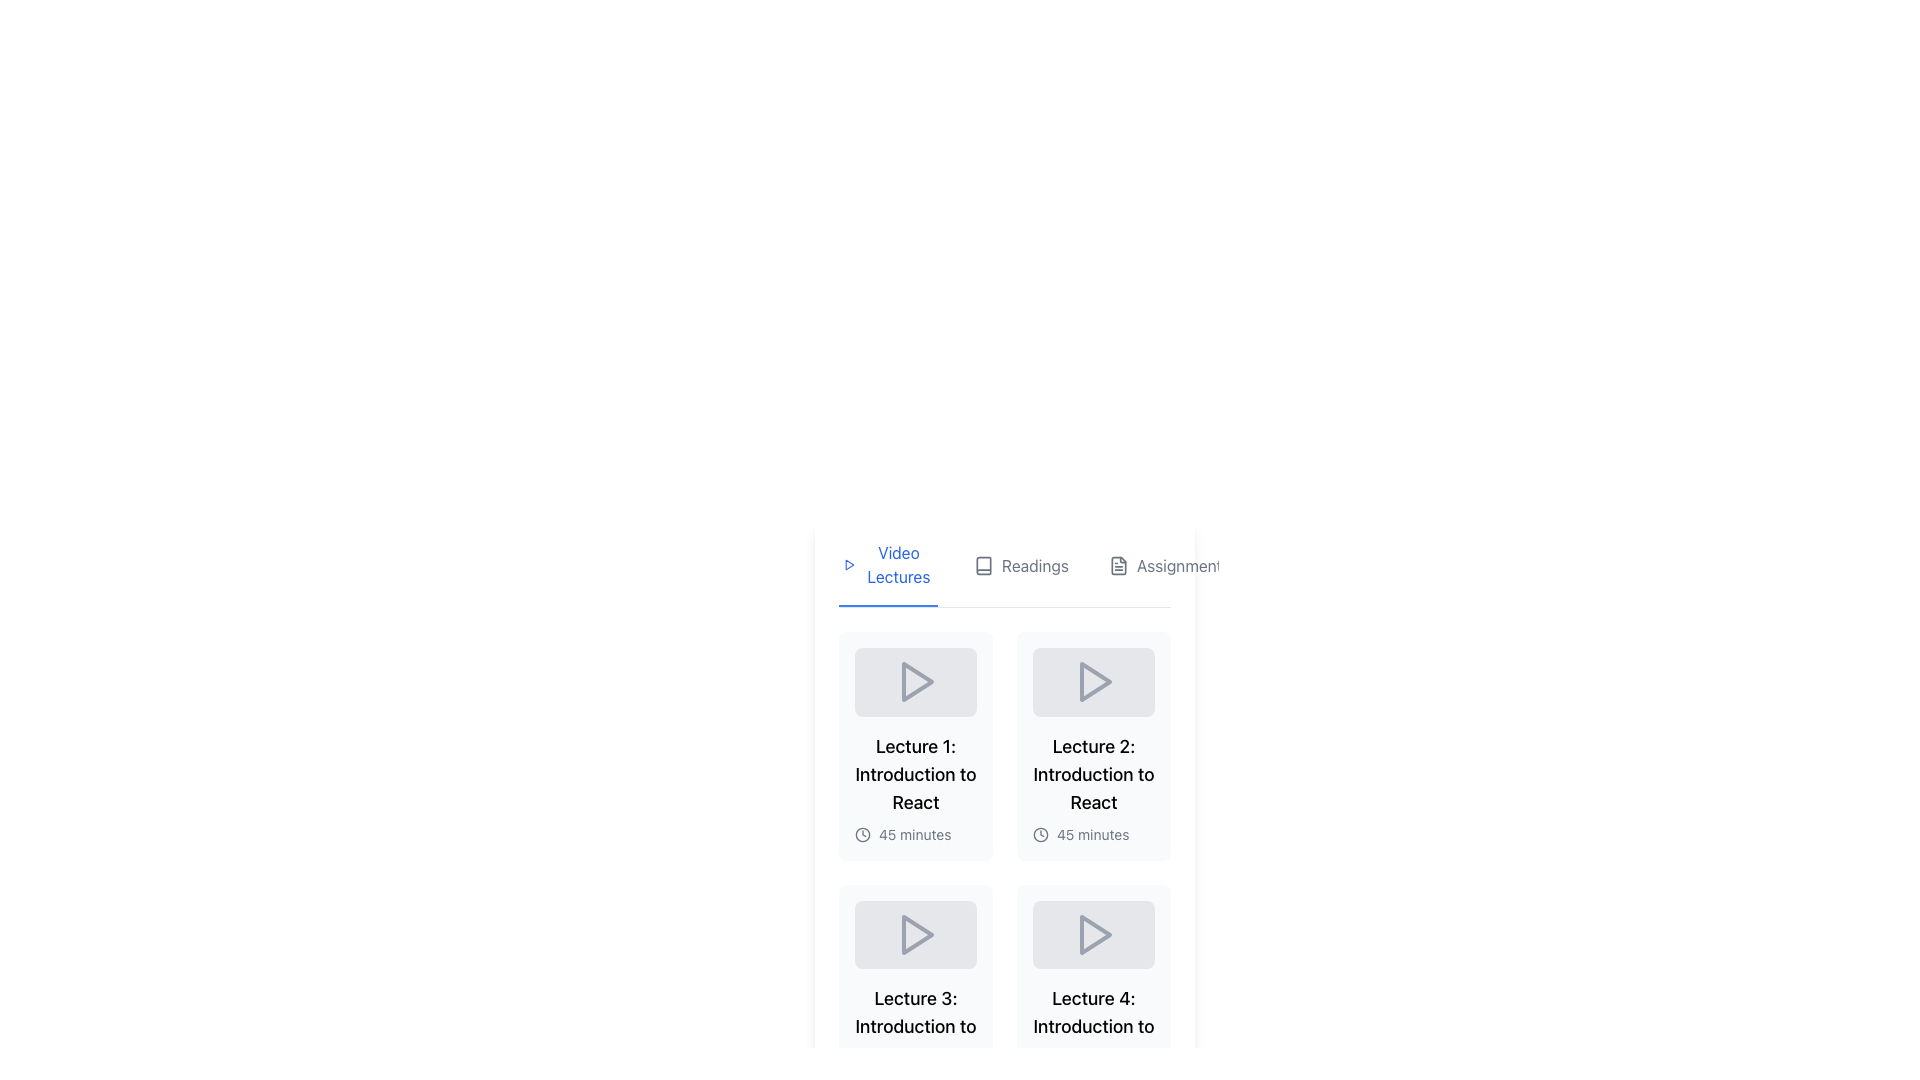 This screenshot has height=1080, width=1920. Describe the element at coordinates (1093, 681) in the screenshot. I see `the Video Thumbnail with a play icon, located in the grid under 'Lecture 2: Introduction to React'` at that location.